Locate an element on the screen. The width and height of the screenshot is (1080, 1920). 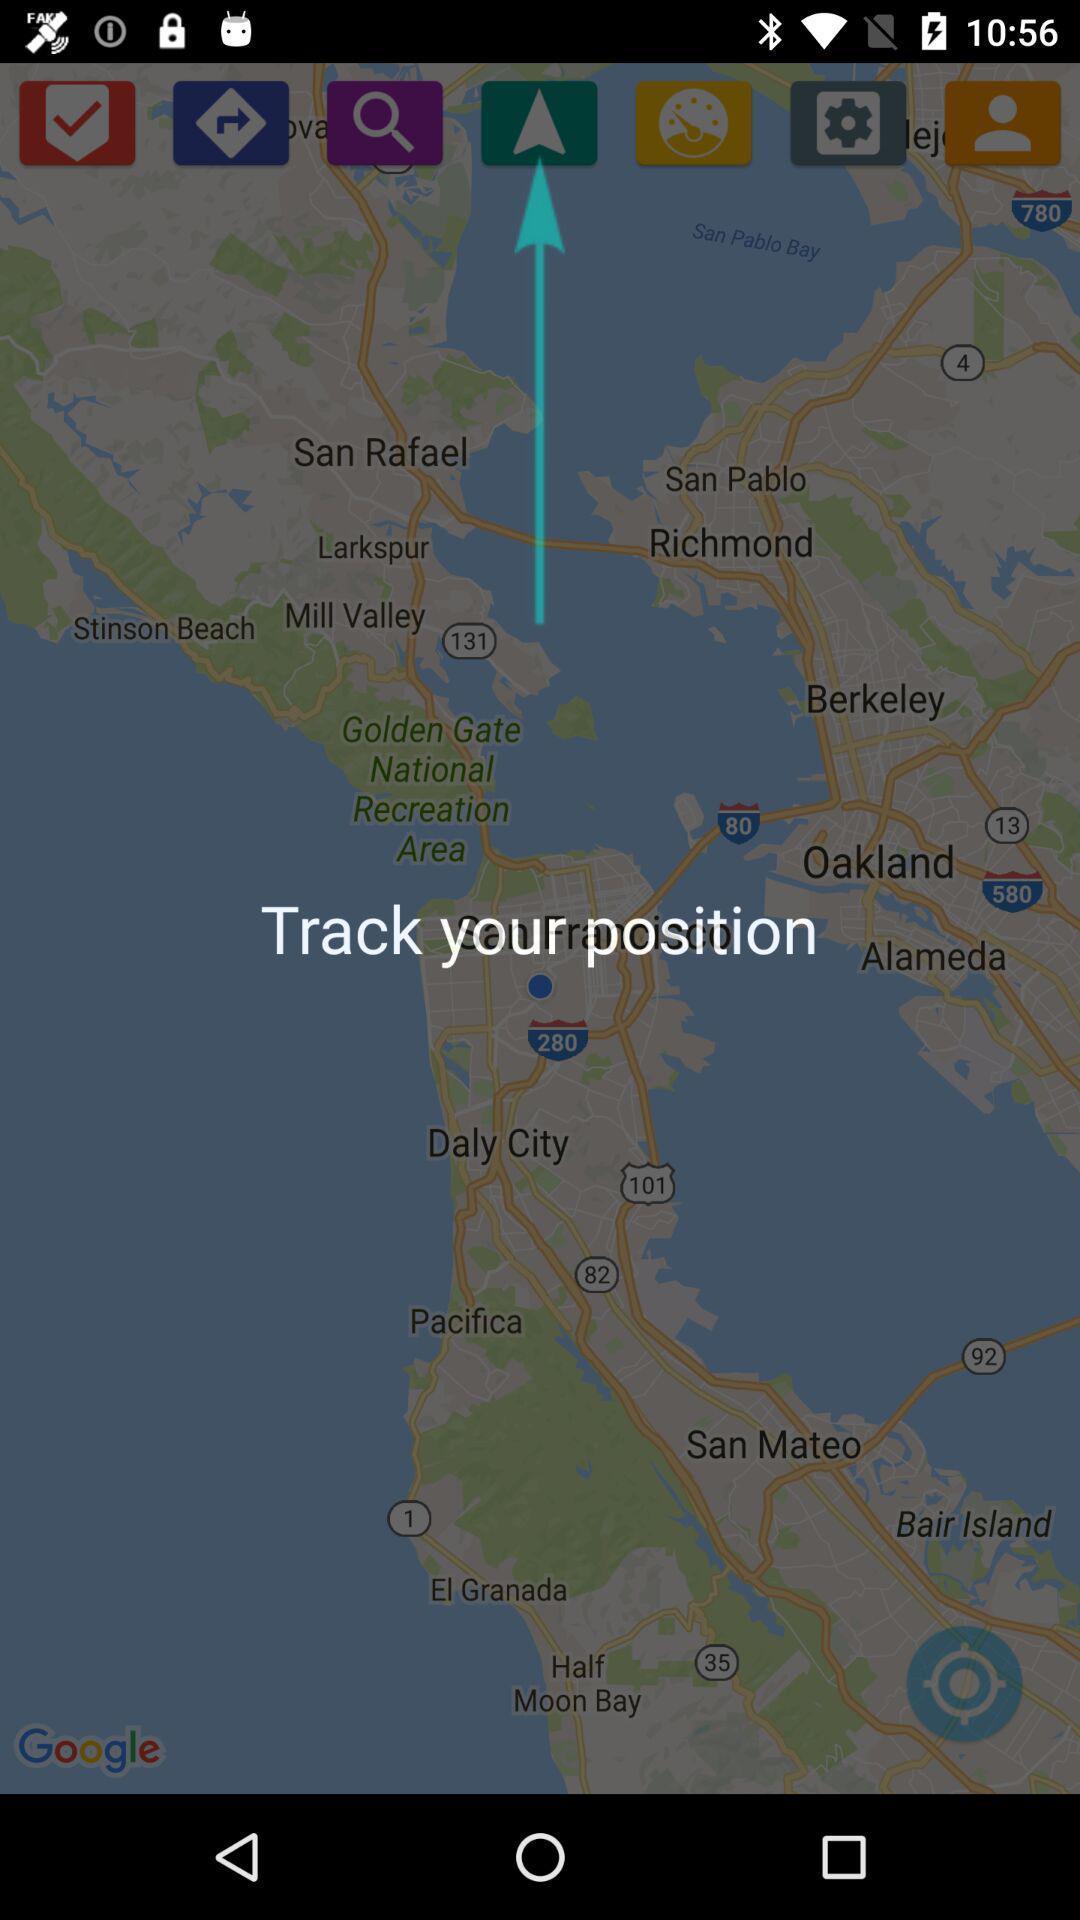
contact selection is located at coordinates (1002, 121).